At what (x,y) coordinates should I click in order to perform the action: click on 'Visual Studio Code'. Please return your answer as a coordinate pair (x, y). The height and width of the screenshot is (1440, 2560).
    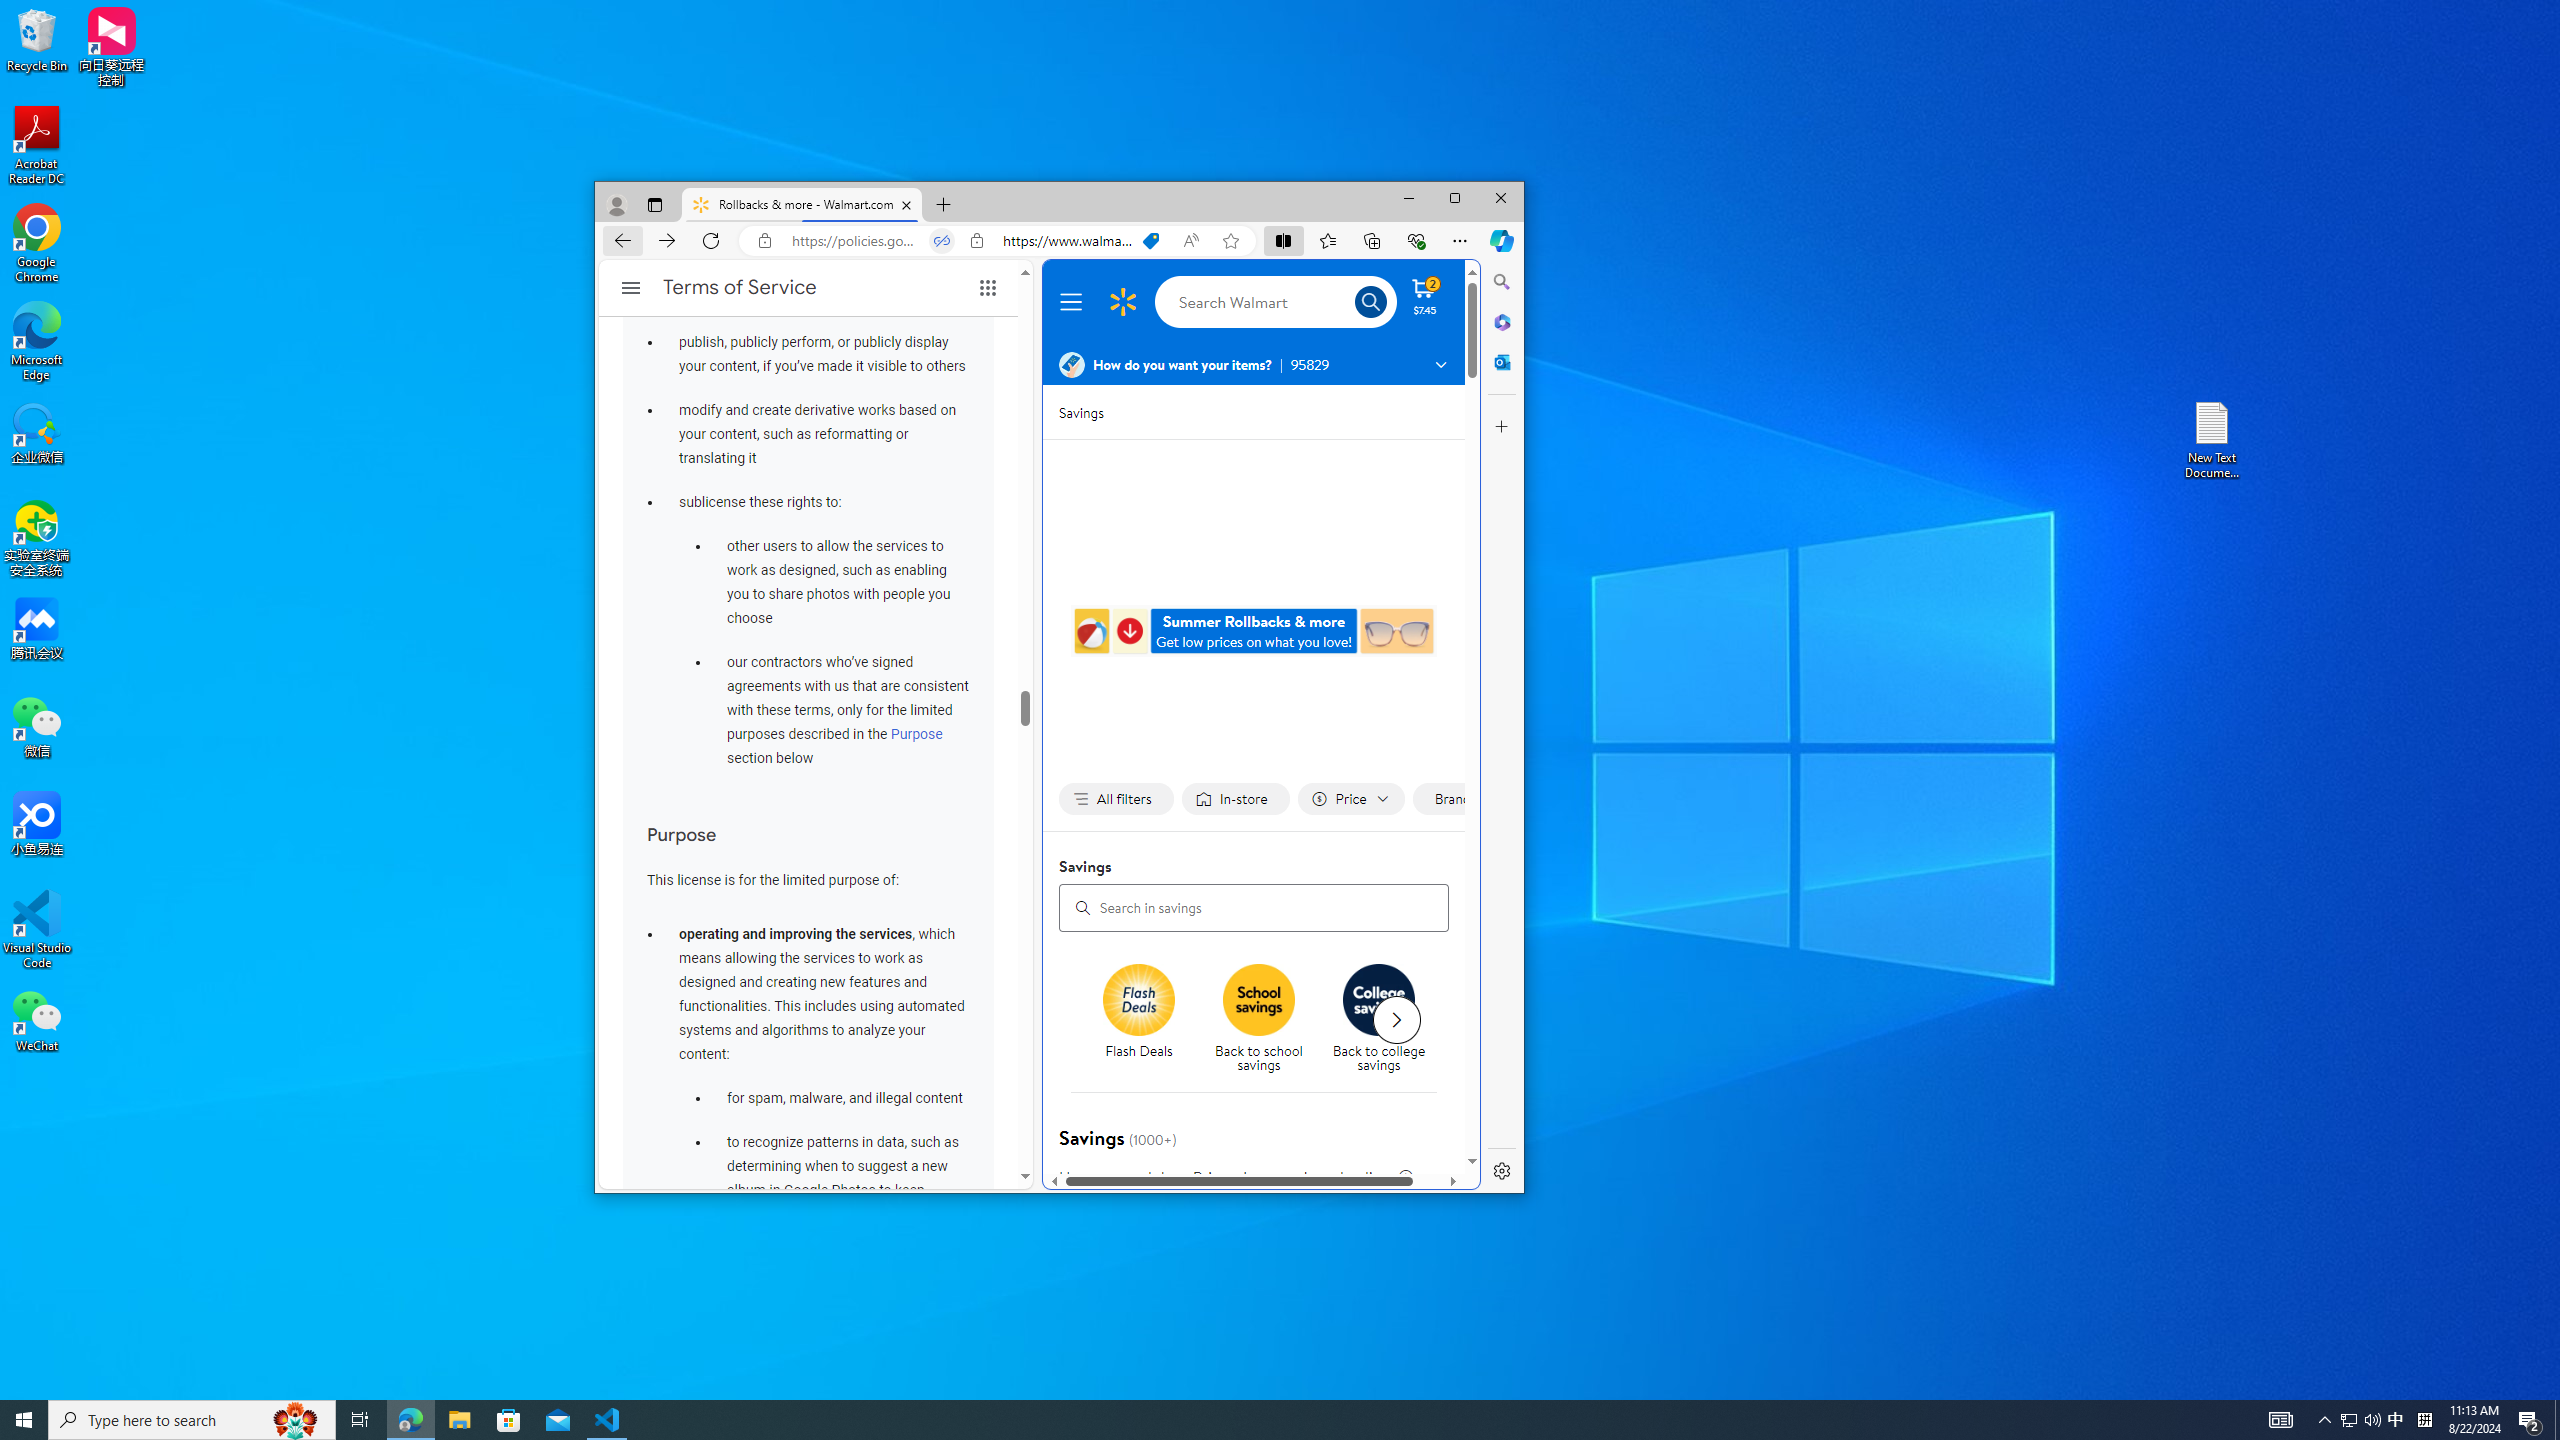
    Looking at the image, I should click on (36, 928).